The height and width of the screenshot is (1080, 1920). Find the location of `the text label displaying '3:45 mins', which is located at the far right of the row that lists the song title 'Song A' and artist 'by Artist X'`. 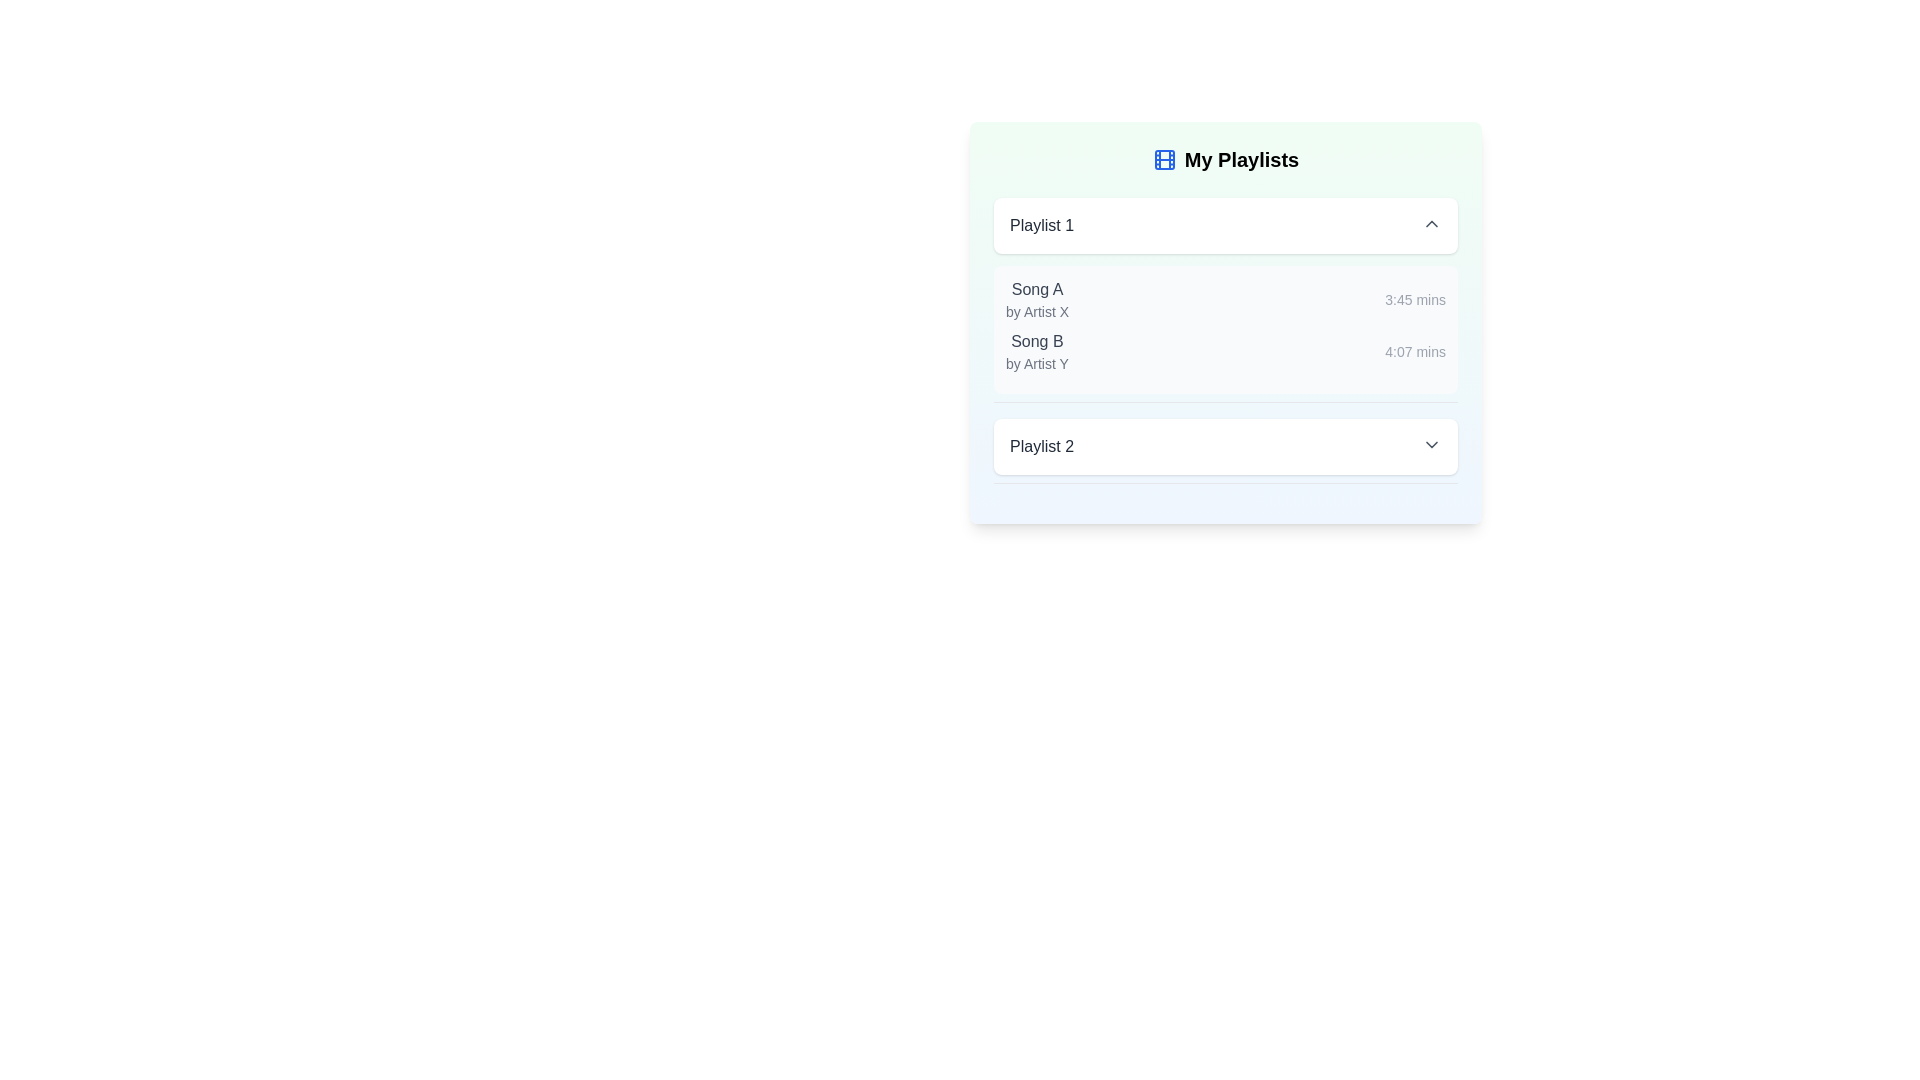

the text label displaying '3:45 mins', which is located at the far right of the row that lists the song title 'Song A' and artist 'by Artist X' is located at coordinates (1414, 300).